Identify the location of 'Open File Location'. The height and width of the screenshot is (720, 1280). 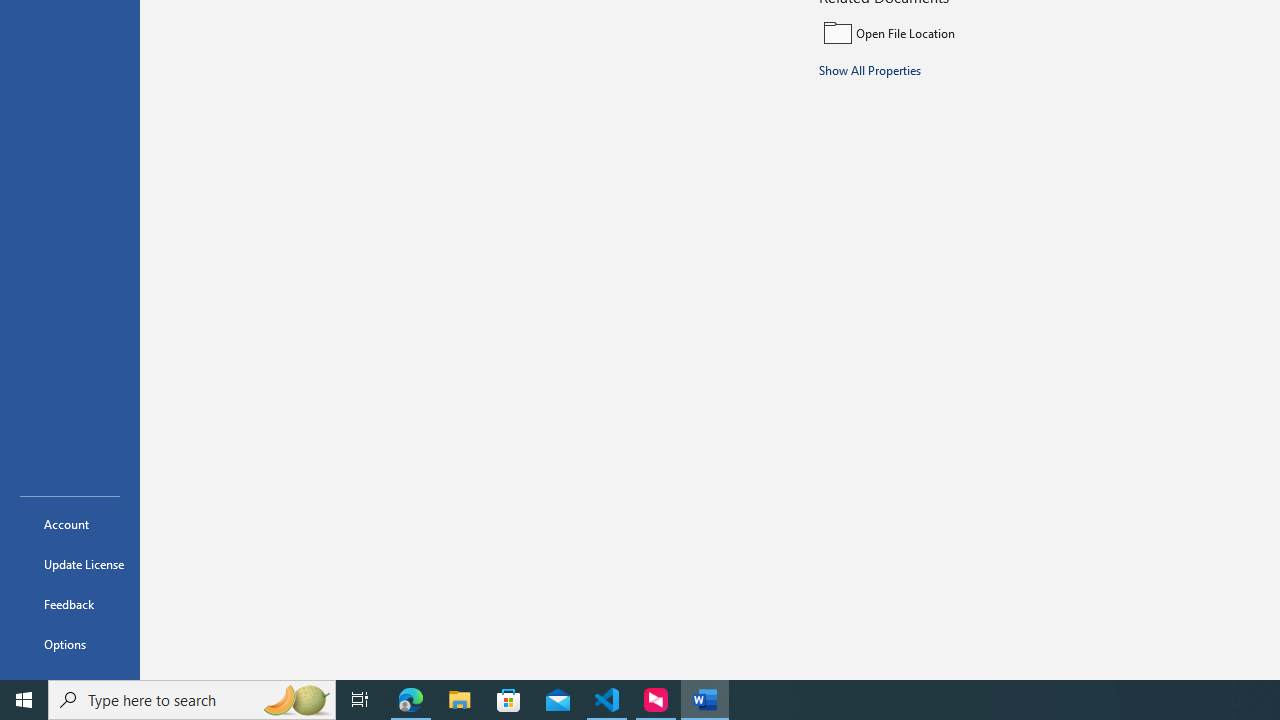
(952, 32).